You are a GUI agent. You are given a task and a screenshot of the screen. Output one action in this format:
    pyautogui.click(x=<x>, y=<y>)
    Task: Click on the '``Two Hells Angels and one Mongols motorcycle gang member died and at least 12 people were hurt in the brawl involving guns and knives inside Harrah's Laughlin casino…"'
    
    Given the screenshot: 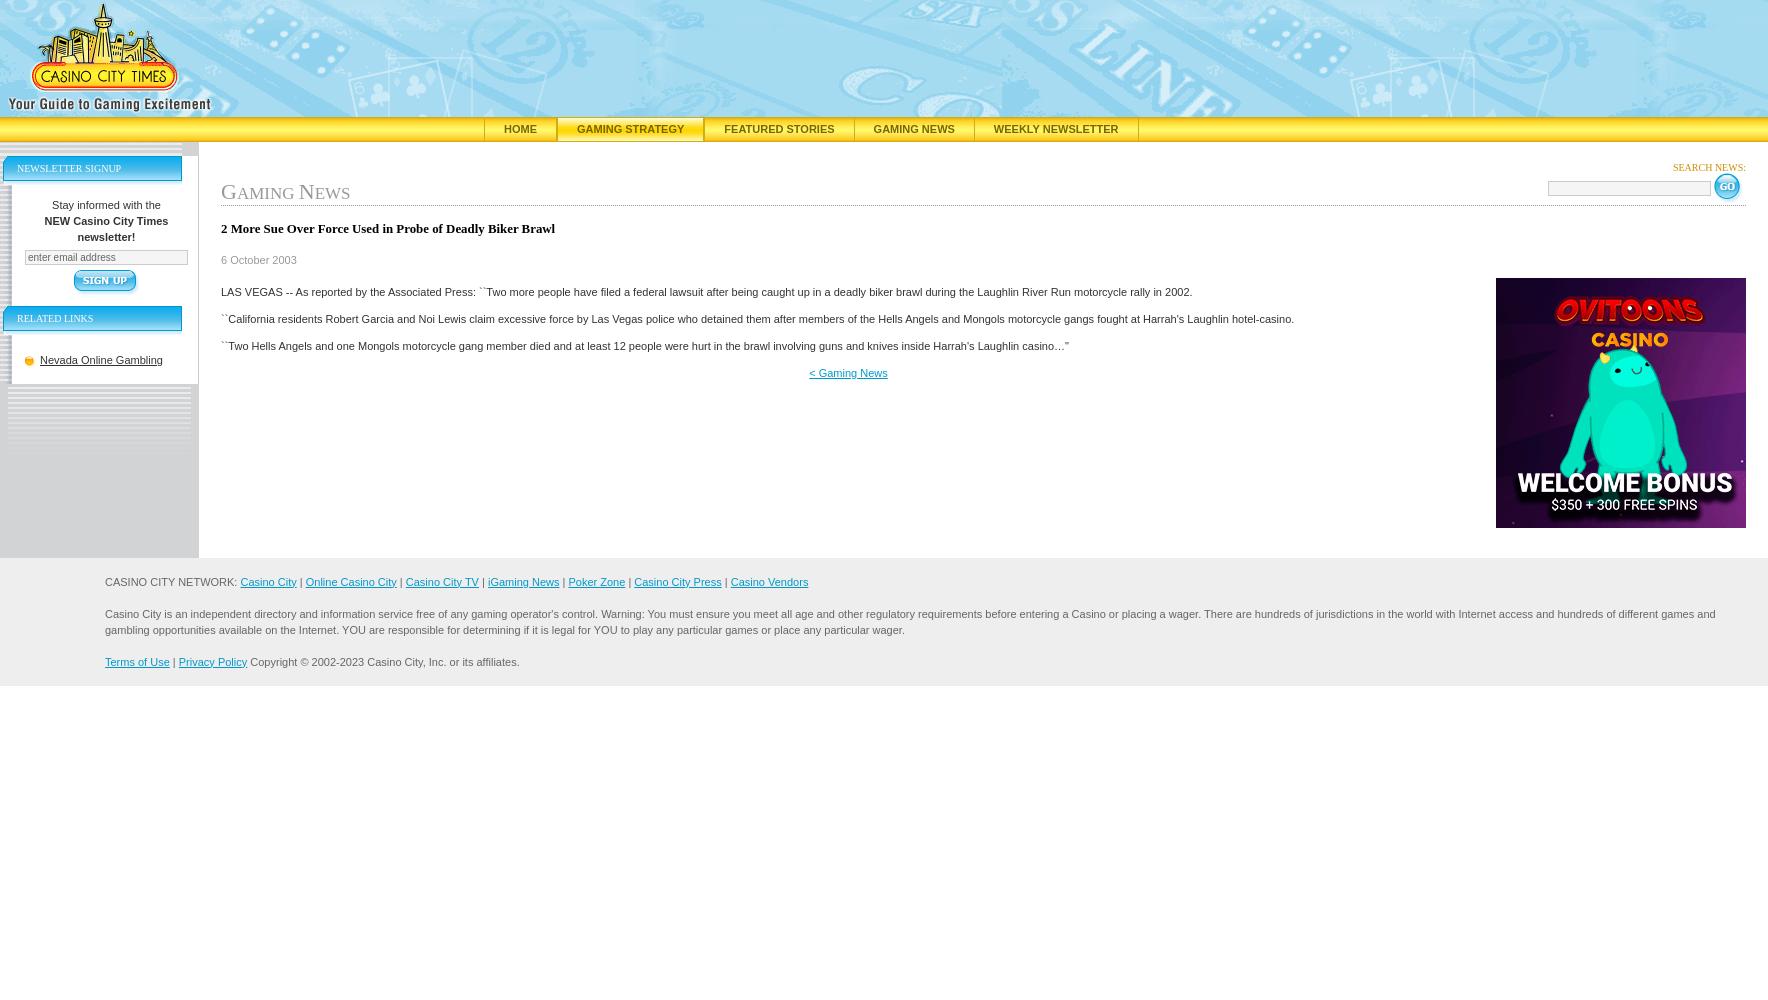 What is the action you would take?
    pyautogui.click(x=643, y=344)
    